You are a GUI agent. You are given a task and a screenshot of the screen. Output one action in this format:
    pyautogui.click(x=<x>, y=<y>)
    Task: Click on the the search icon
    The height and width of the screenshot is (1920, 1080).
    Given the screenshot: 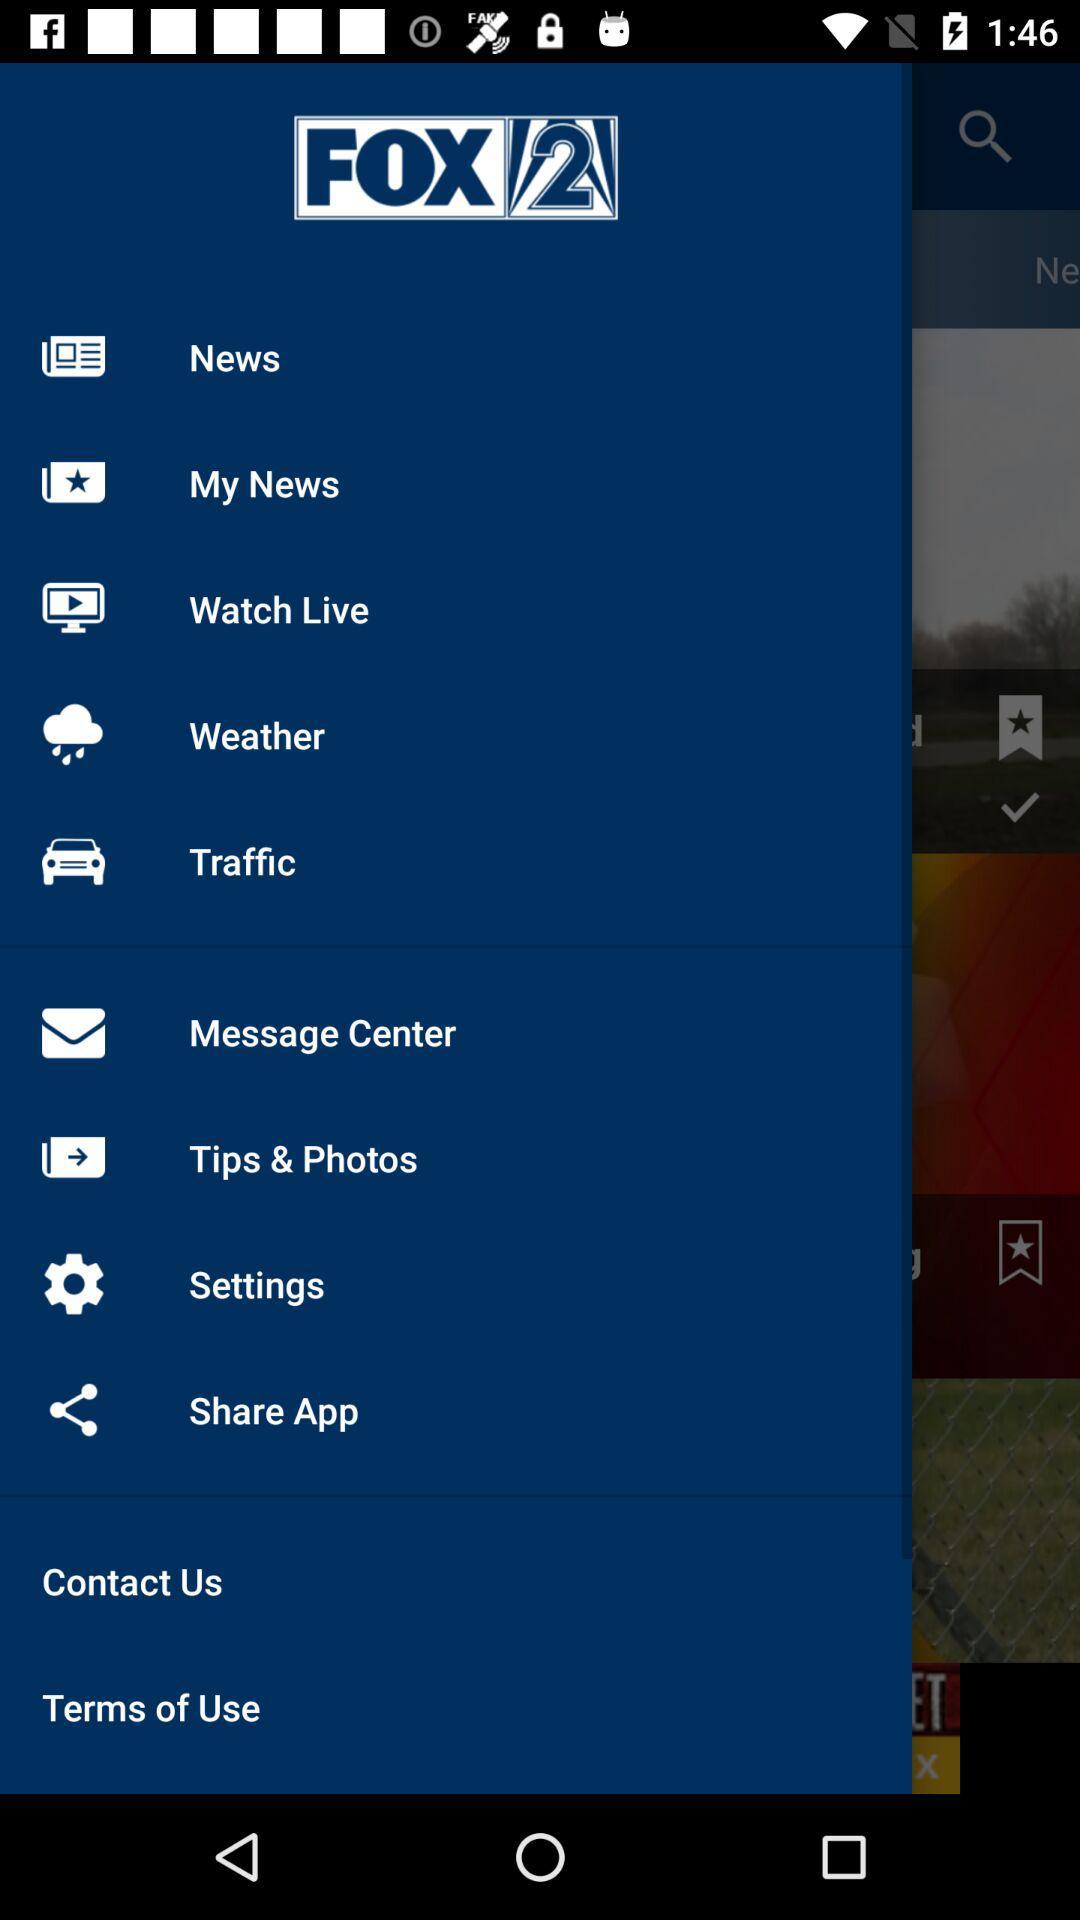 What is the action you would take?
    pyautogui.click(x=984, y=135)
    